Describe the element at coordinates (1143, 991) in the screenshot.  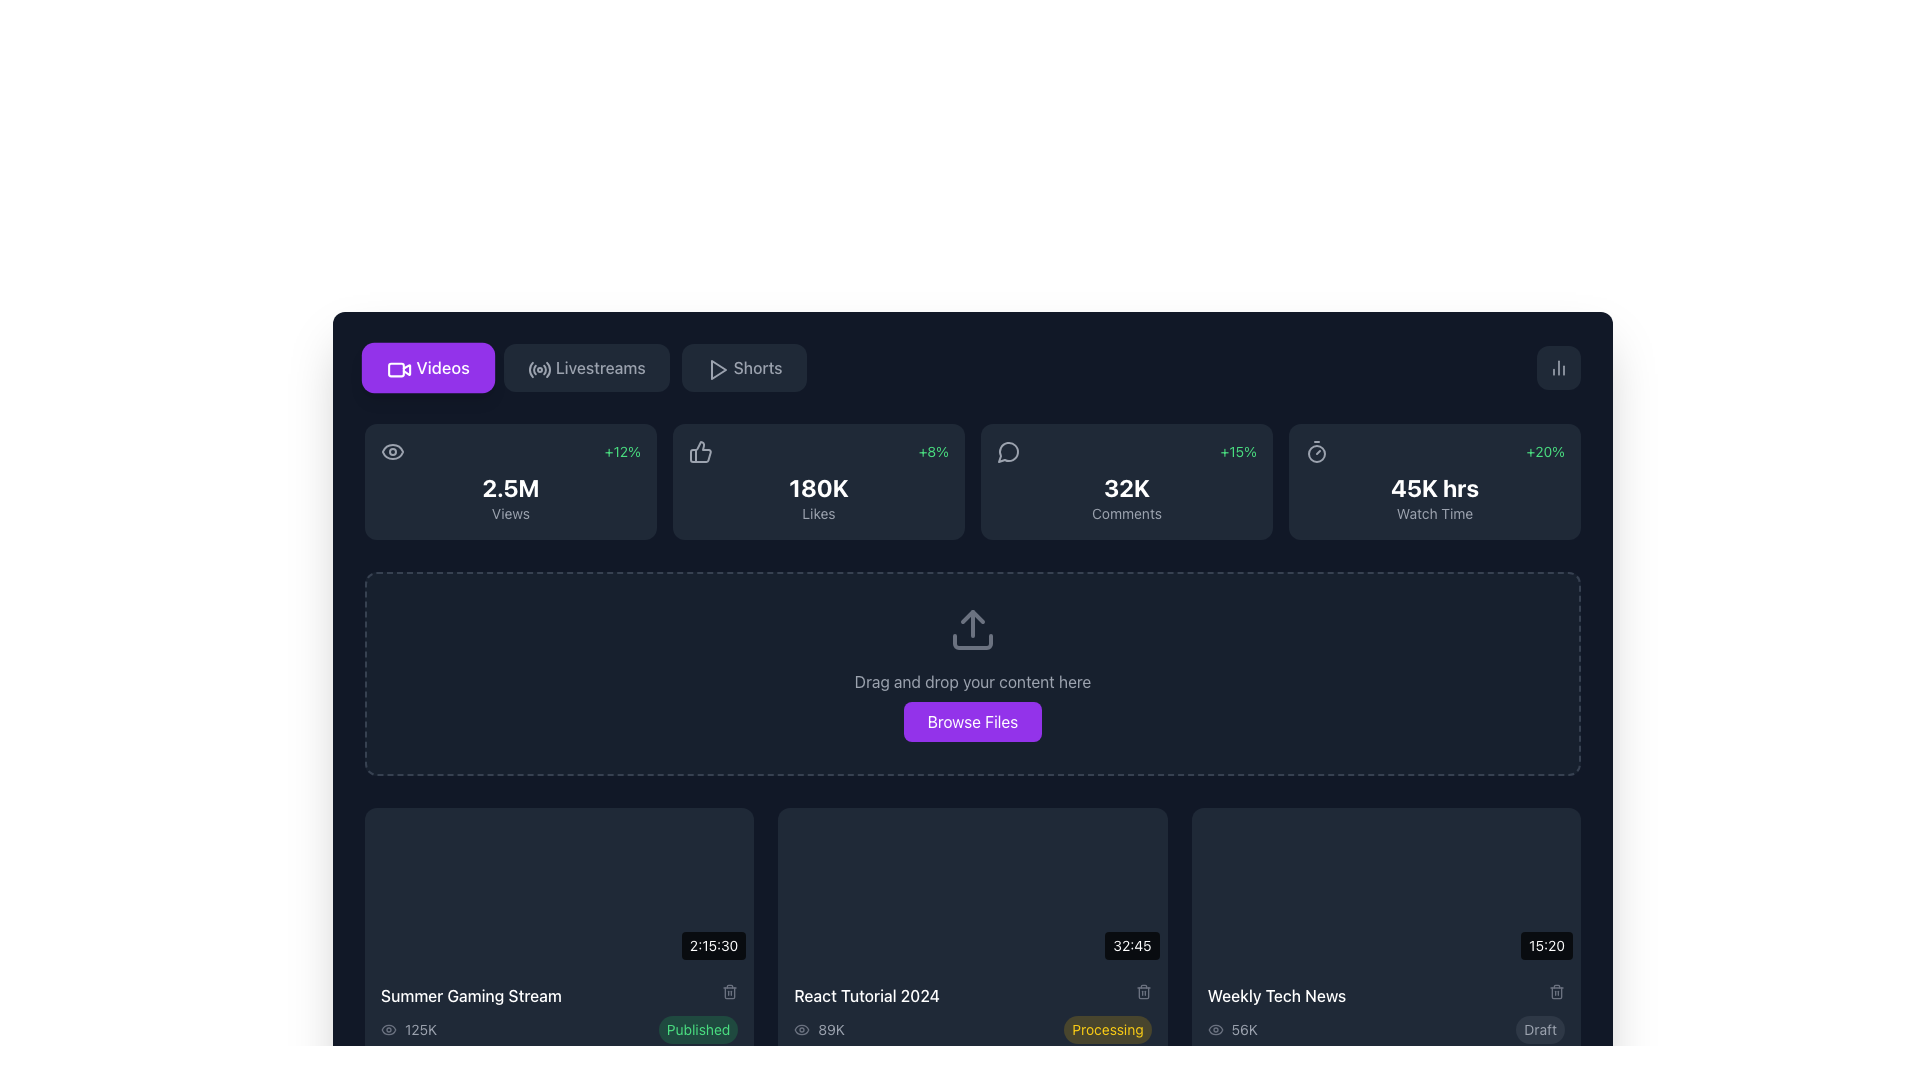
I see `the trash bin icon button located to the right of the 'React Tutorial 2024' text` at that location.